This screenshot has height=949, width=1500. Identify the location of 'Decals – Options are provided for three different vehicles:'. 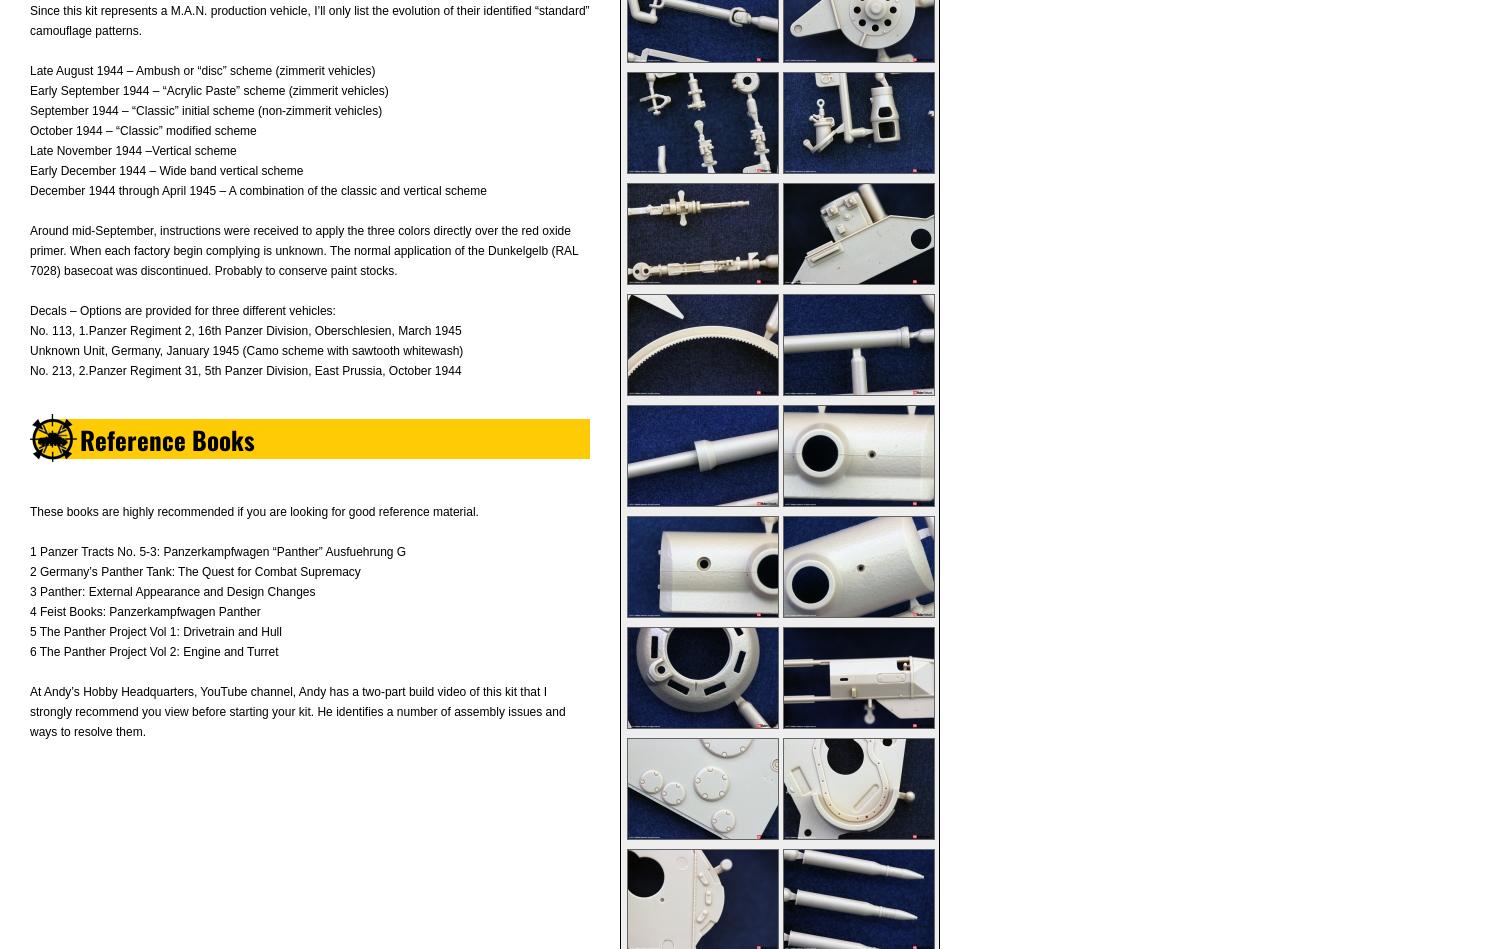
(182, 309).